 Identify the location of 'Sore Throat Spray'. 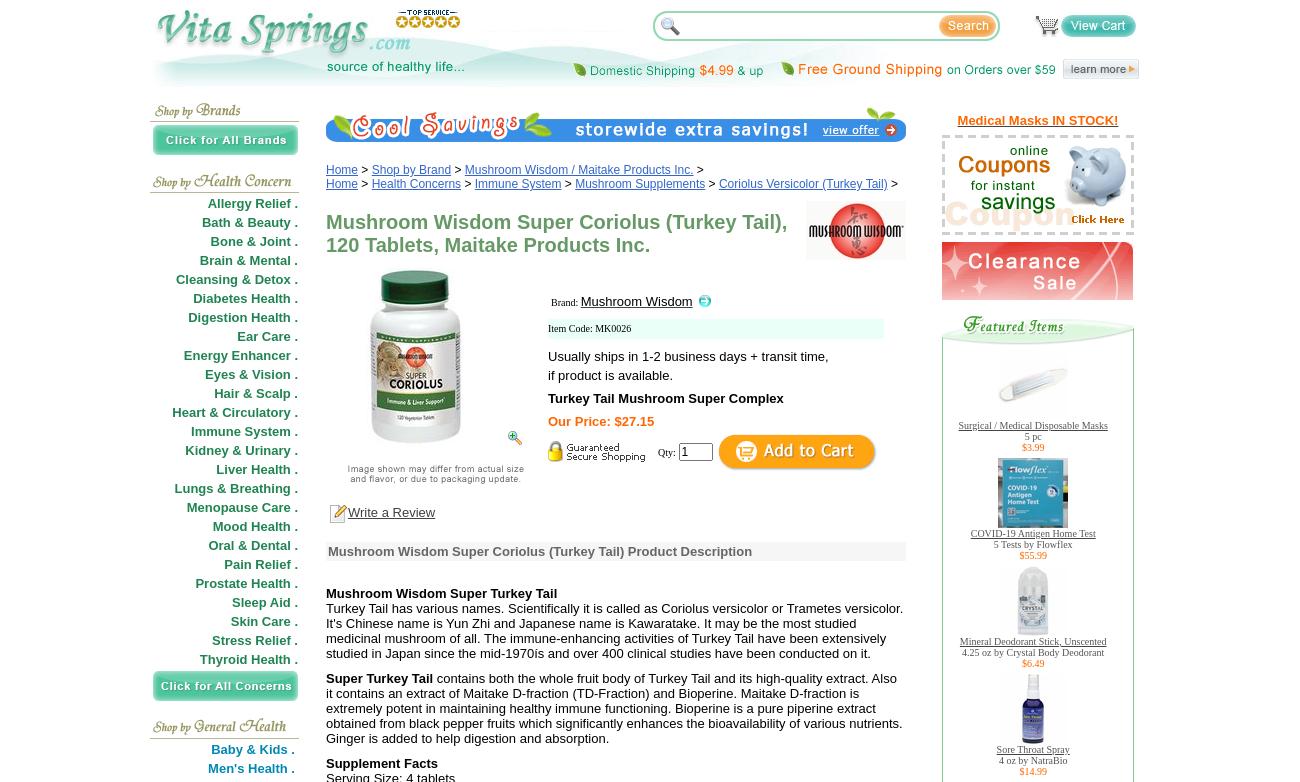
(1032, 748).